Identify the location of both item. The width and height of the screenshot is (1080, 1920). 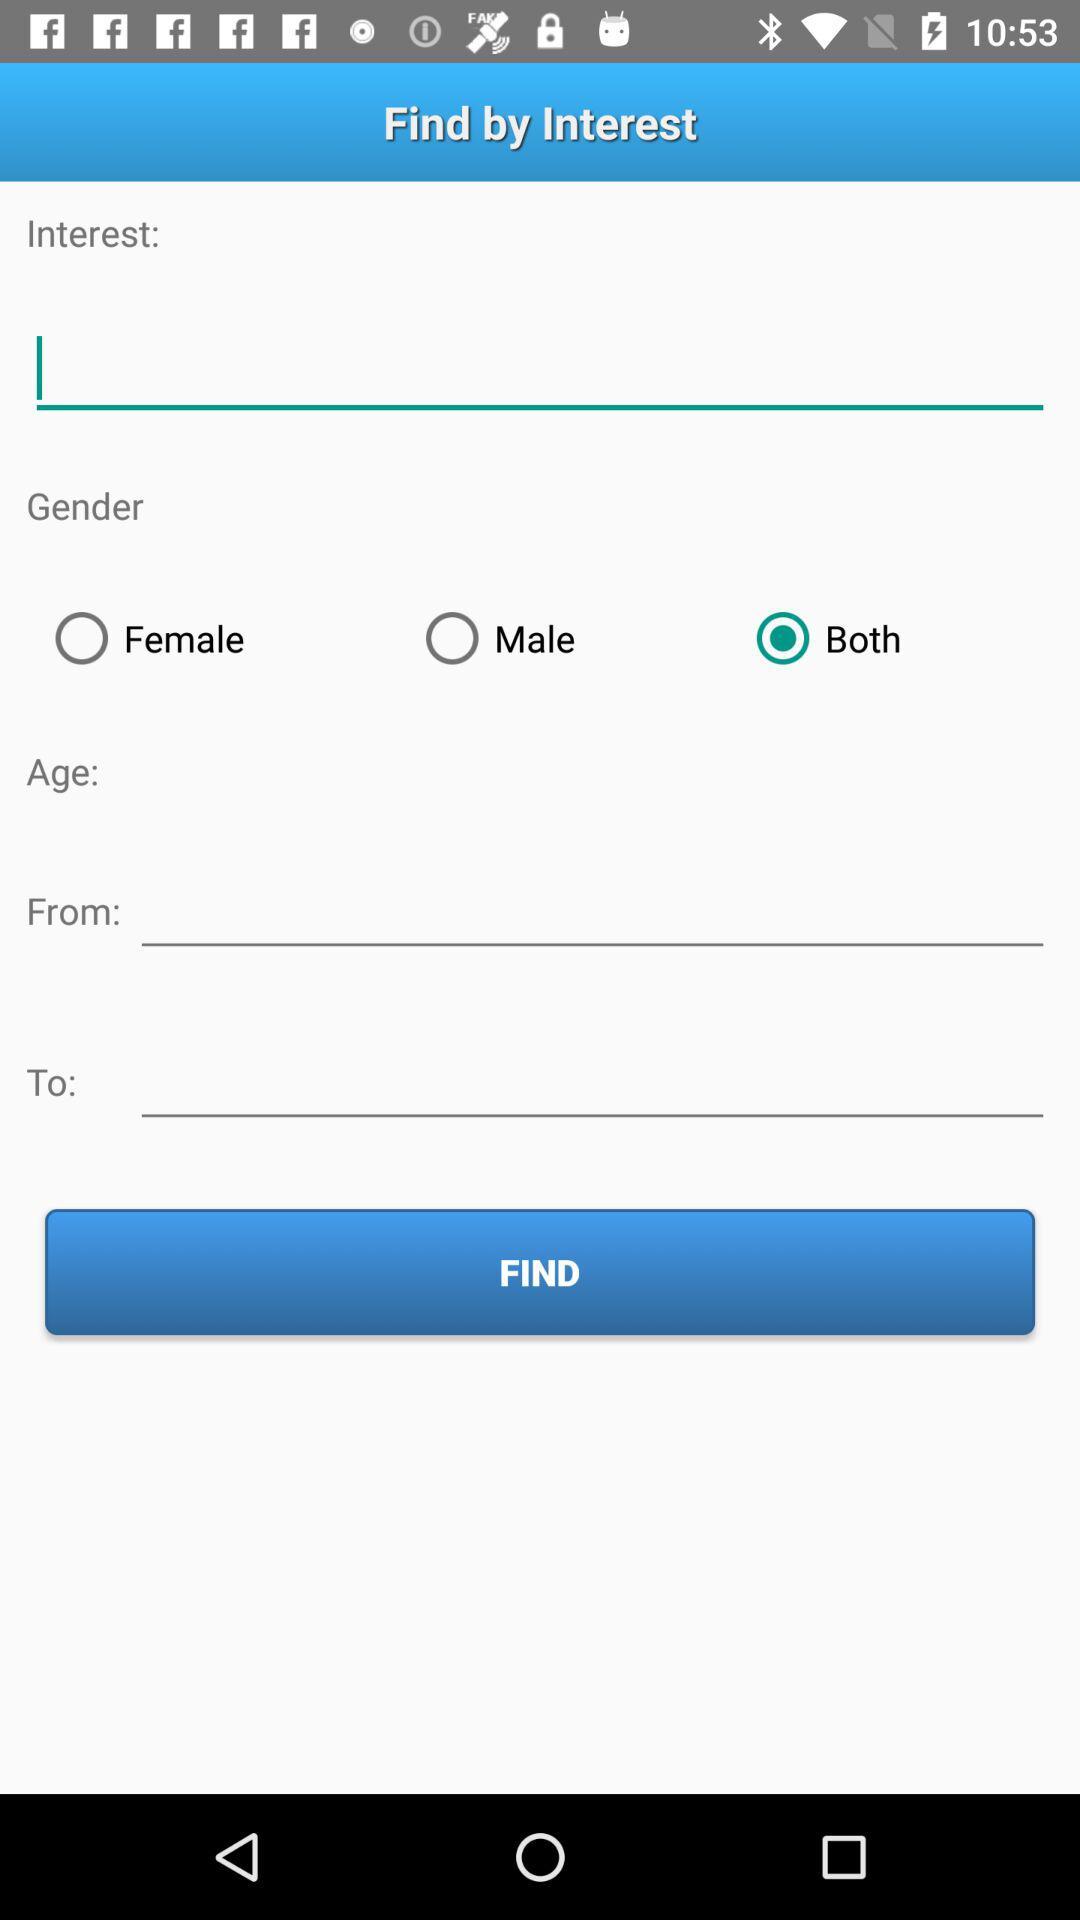
(889, 637).